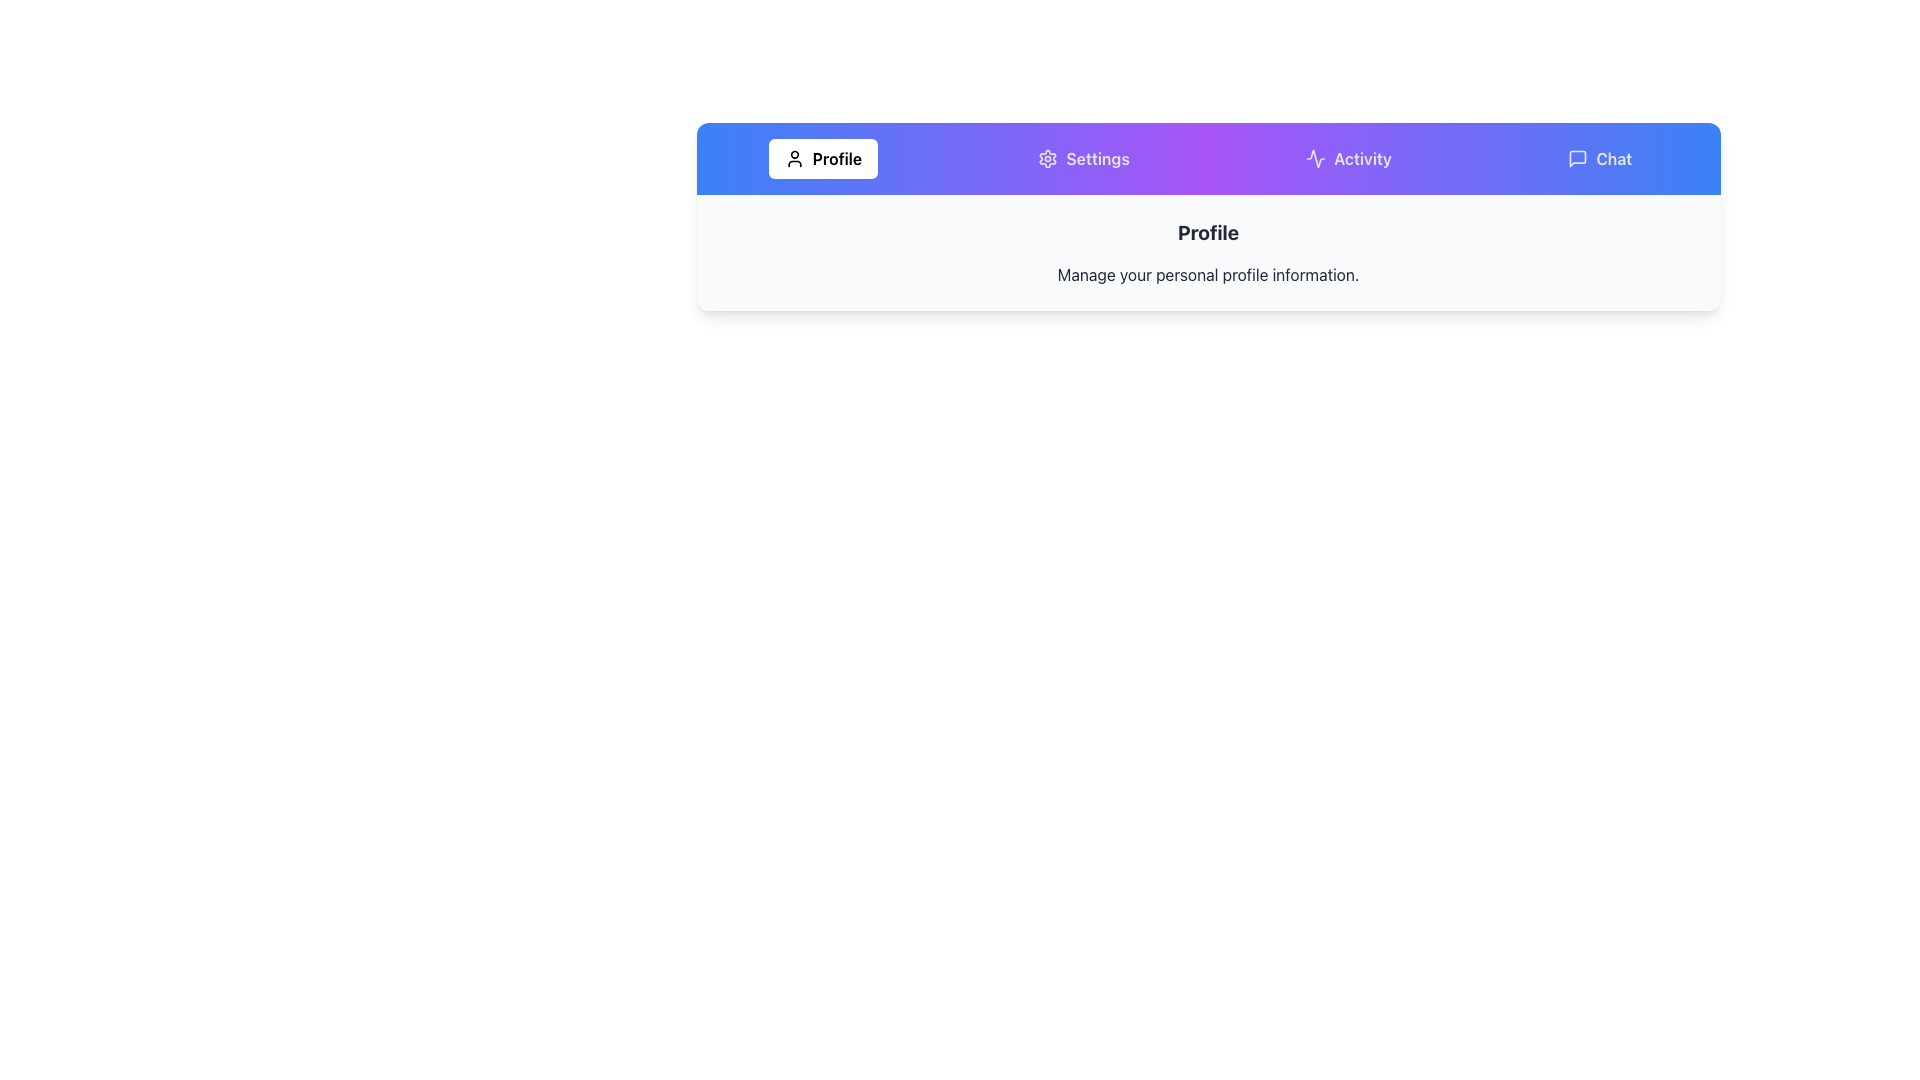 Image resolution: width=1920 pixels, height=1080 pixels. I want to click on the user icon, which is a stylized outline of a person with a circular head and a half-circle body, located to the left of the 'Profile' text in the top-left quadrant of the main interface header, so click(793, 157).